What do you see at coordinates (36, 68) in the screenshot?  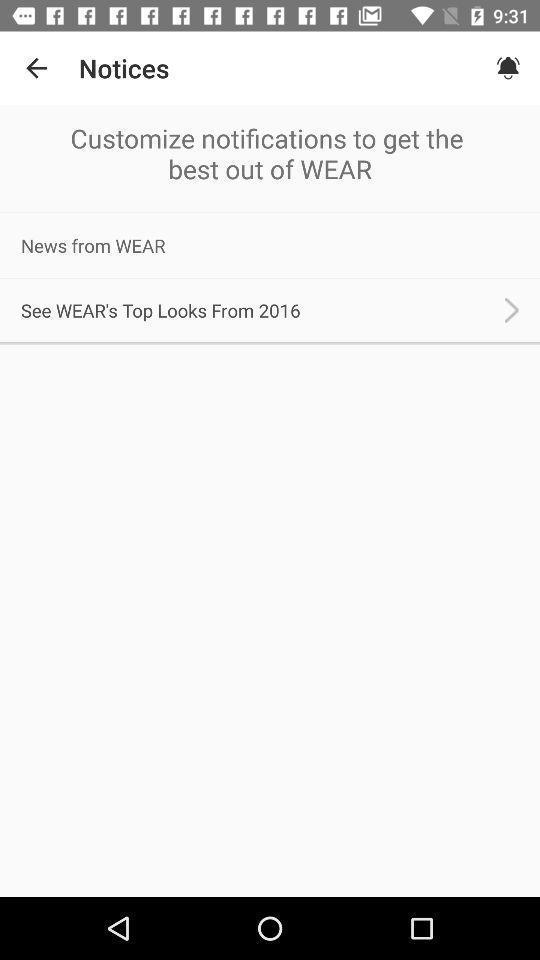 I see `the item to the left of the notices` at bounding box center [36, 68].